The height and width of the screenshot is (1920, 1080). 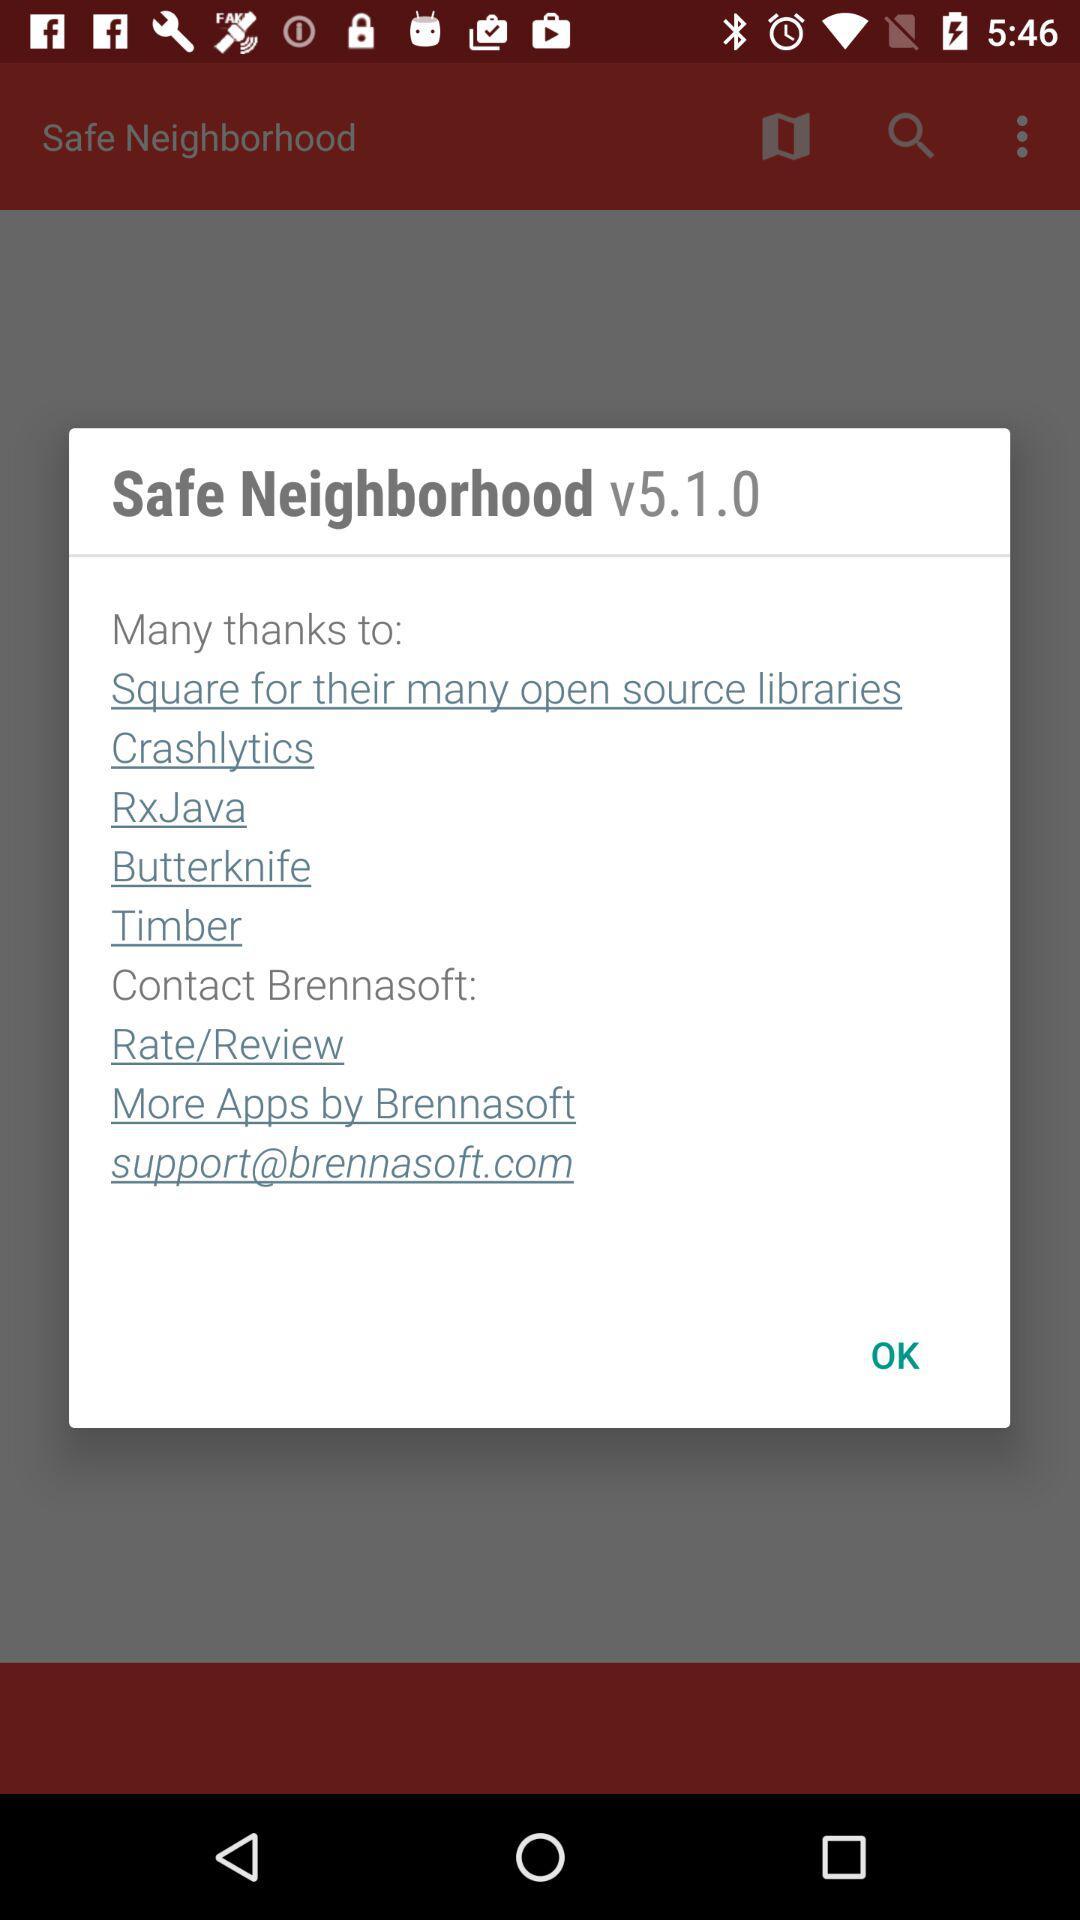 I want to click on the icon at the bottom right corner, so click(x=893, y=1354).